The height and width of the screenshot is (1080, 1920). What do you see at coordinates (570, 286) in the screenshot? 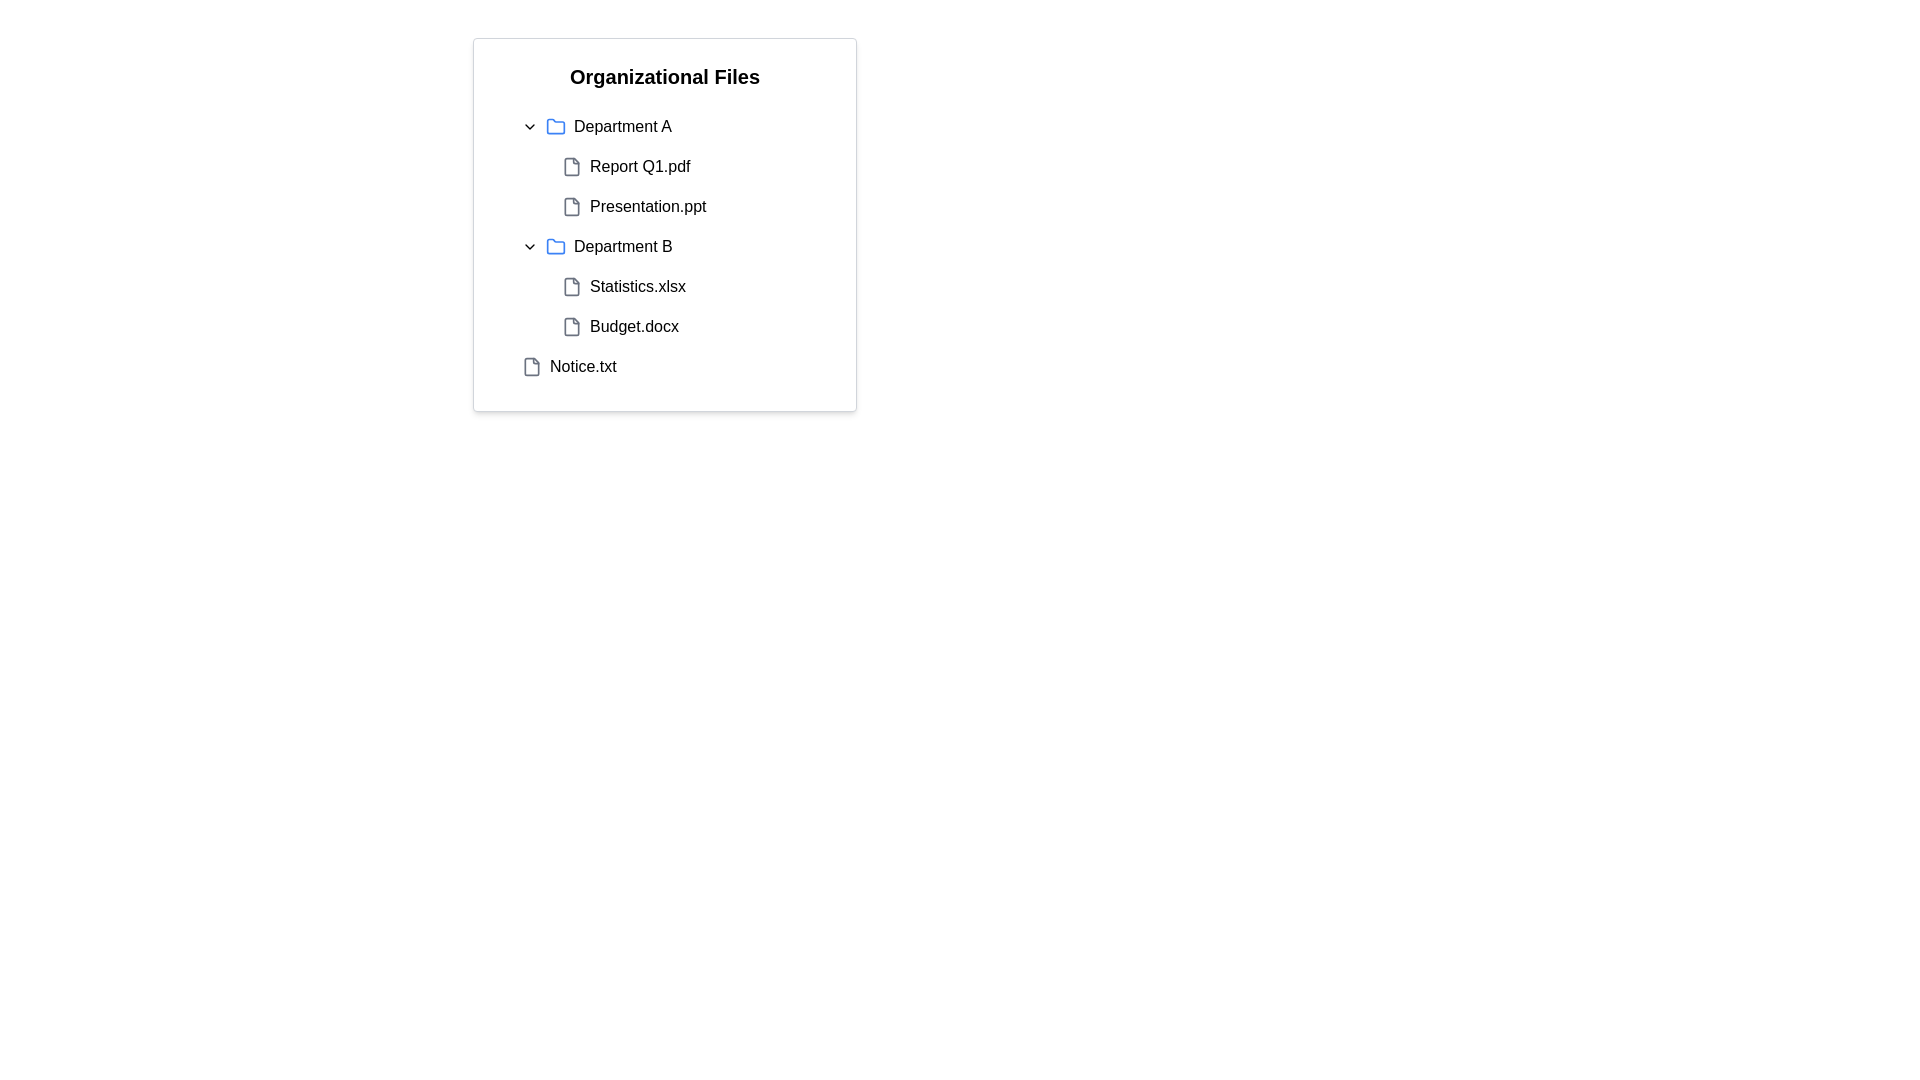
I see `the file icon representing 'Statistics.xlsx' located under 'Department B'` at bounding box center [570, 286].